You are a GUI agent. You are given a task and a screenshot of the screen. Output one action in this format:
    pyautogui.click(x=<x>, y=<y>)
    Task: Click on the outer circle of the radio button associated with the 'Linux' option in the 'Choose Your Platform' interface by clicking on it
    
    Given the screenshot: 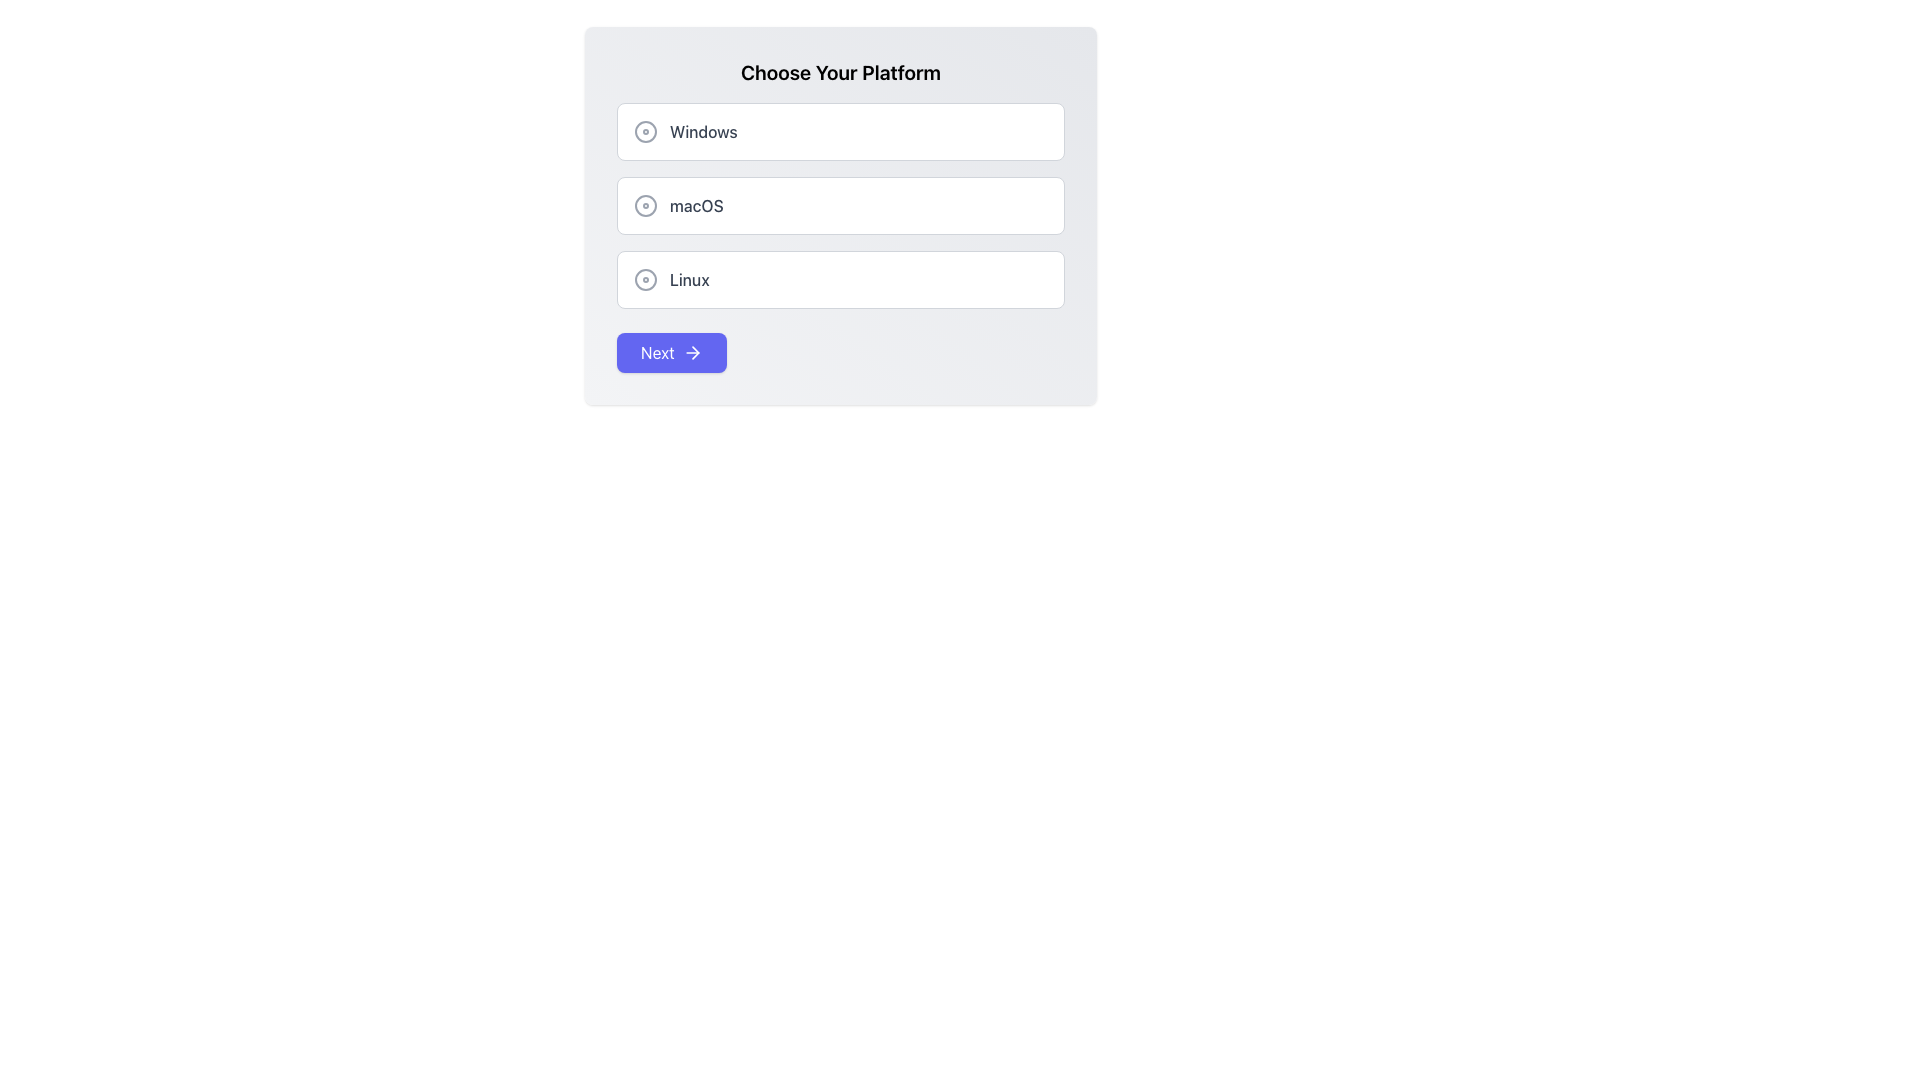 What is the action you would take?
    pyautogui.click(x=646, y=280)
    